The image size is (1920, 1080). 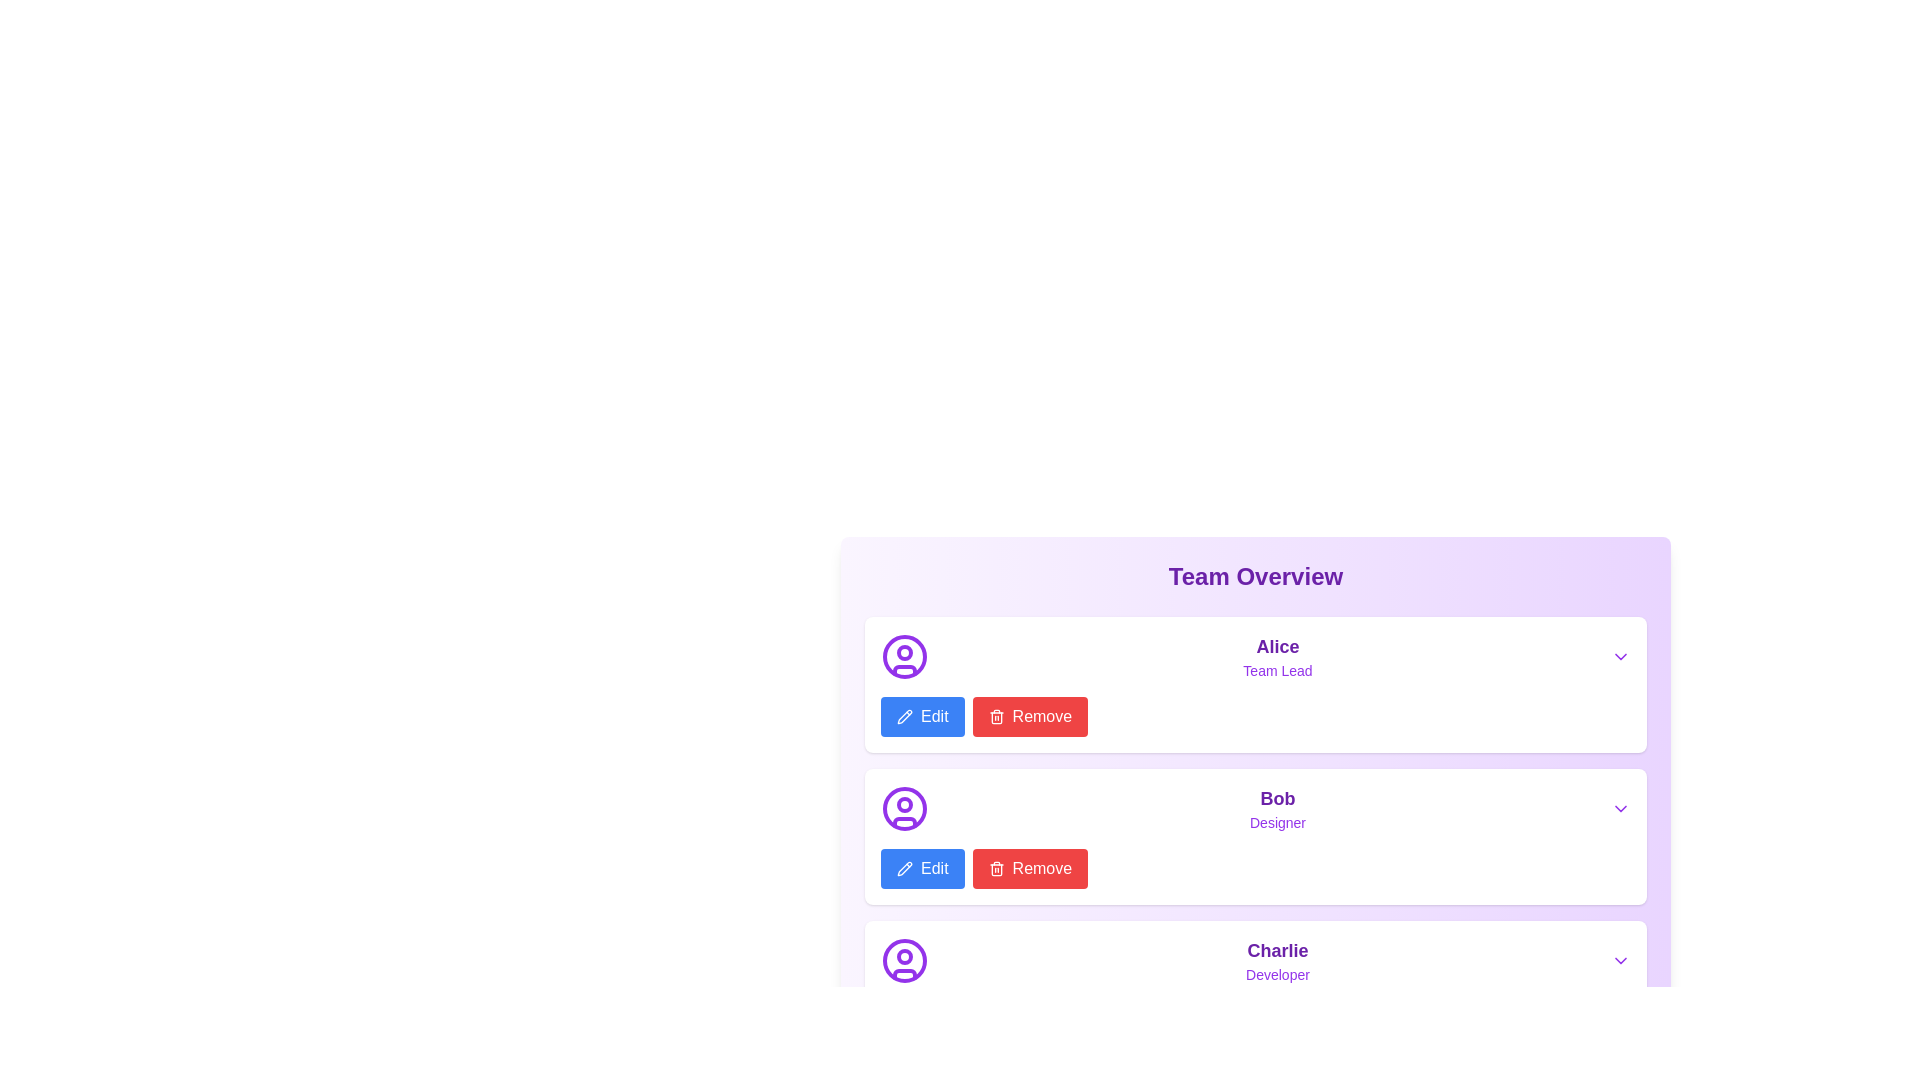 I want to click on the small pencil-shaped icon with a blue outline, located within the Edit button of the second user entry (Bob) in the Team Overview section, so click(x=904, y=867).